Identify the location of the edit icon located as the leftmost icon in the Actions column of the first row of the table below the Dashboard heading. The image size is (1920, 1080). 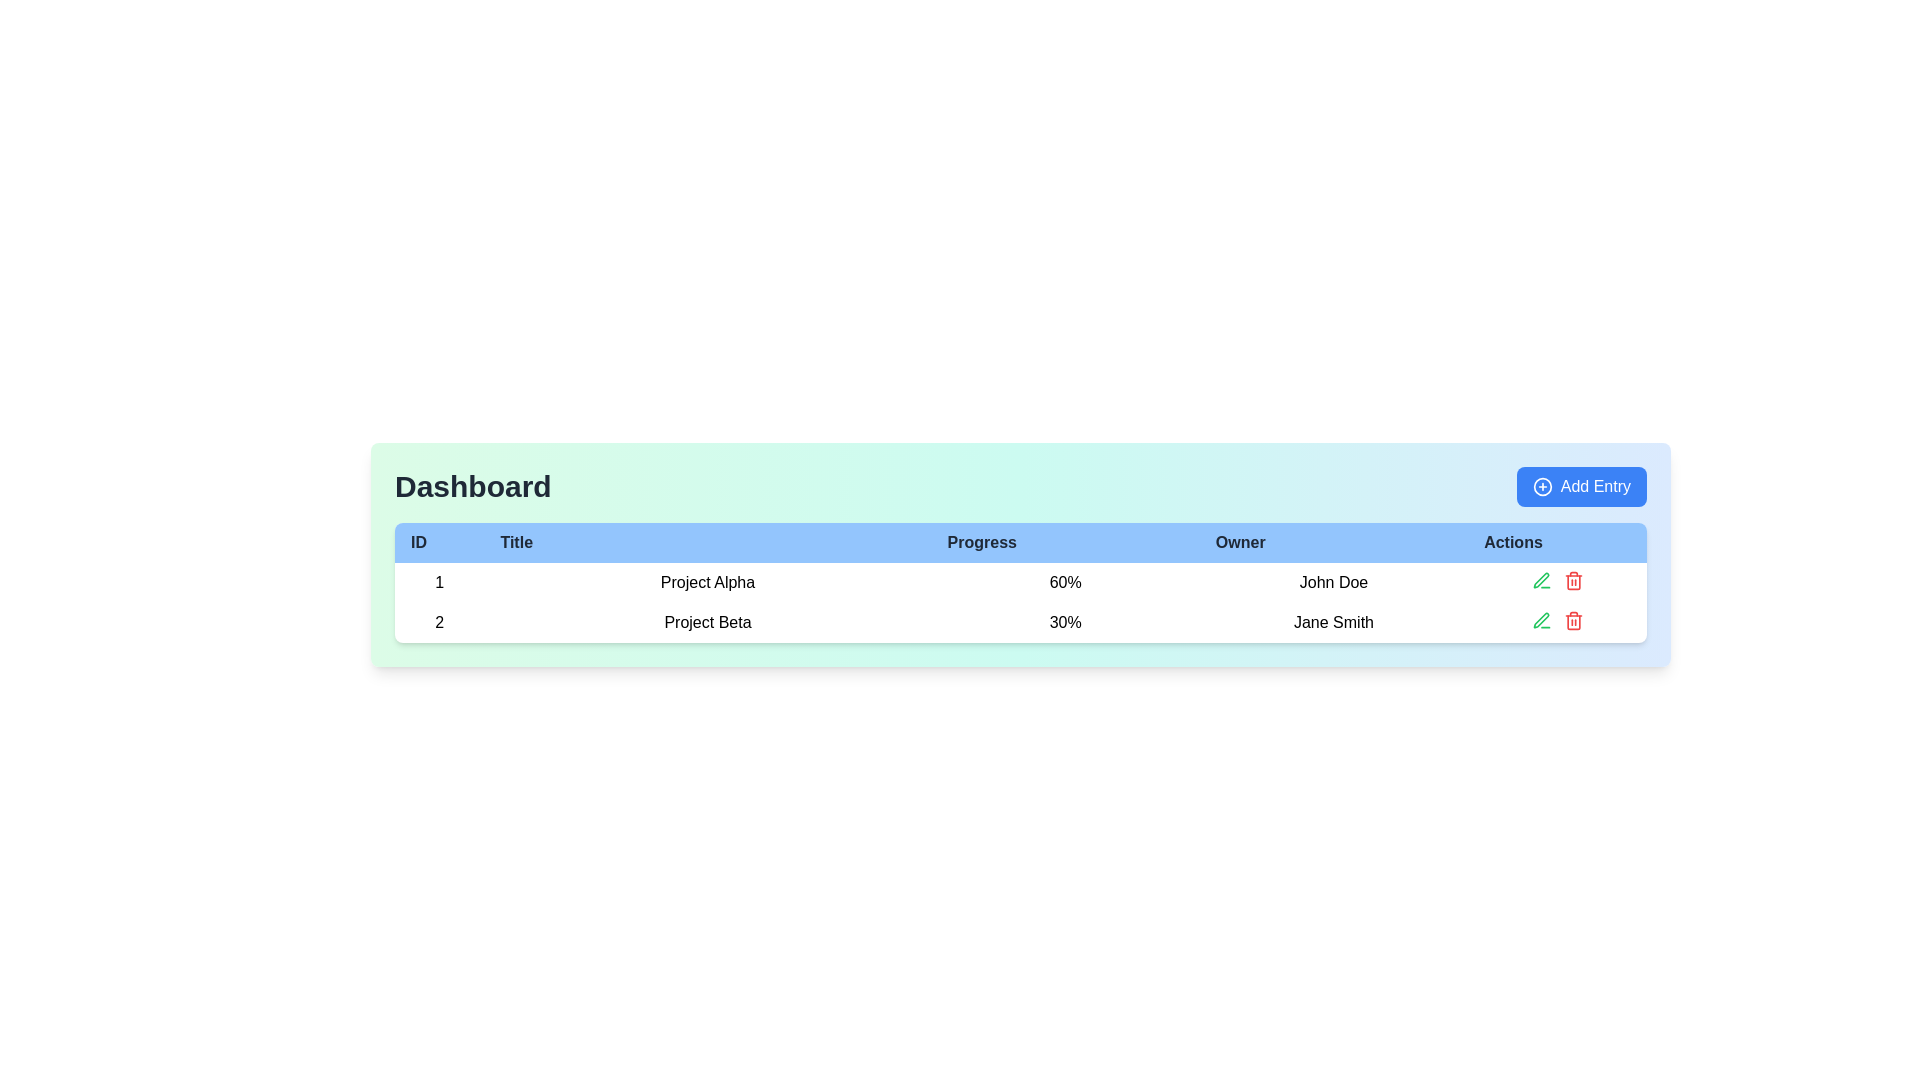
(1540, 581).